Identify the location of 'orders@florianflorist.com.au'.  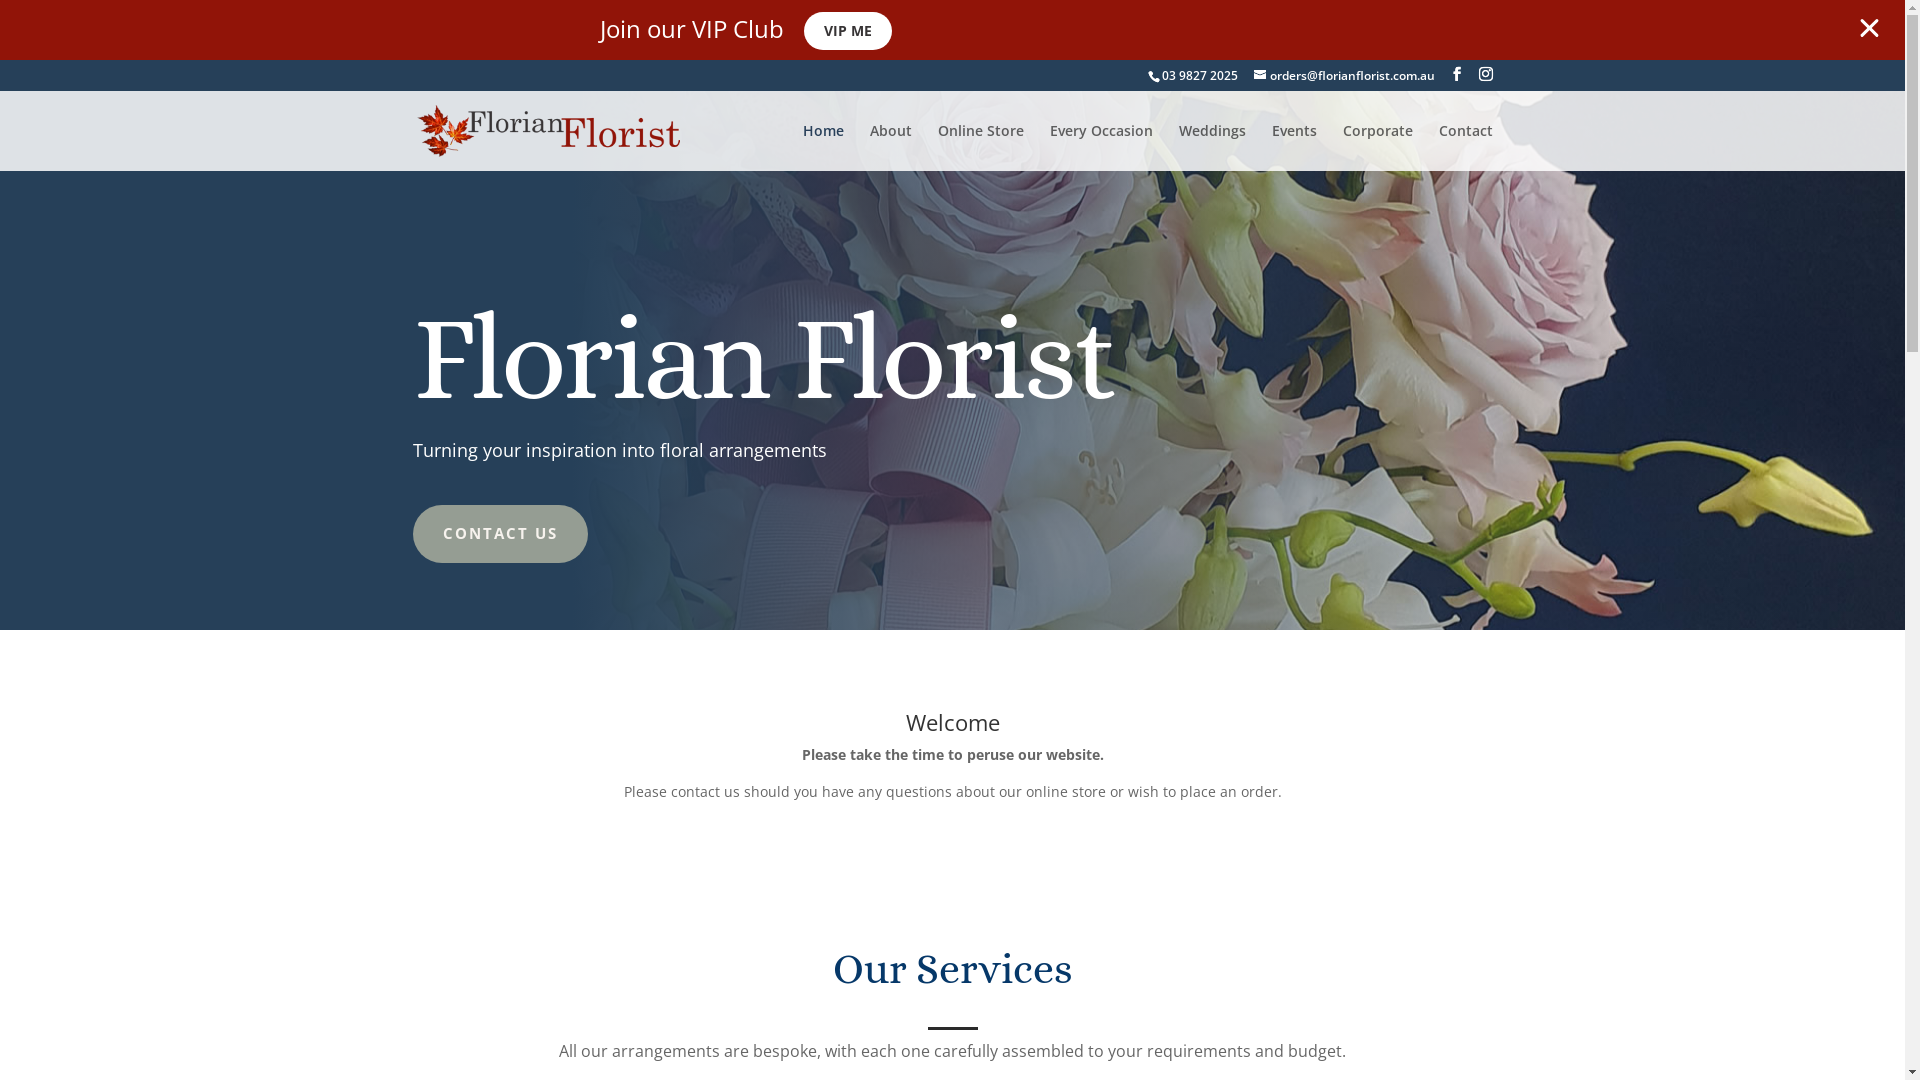
(1344, 74).